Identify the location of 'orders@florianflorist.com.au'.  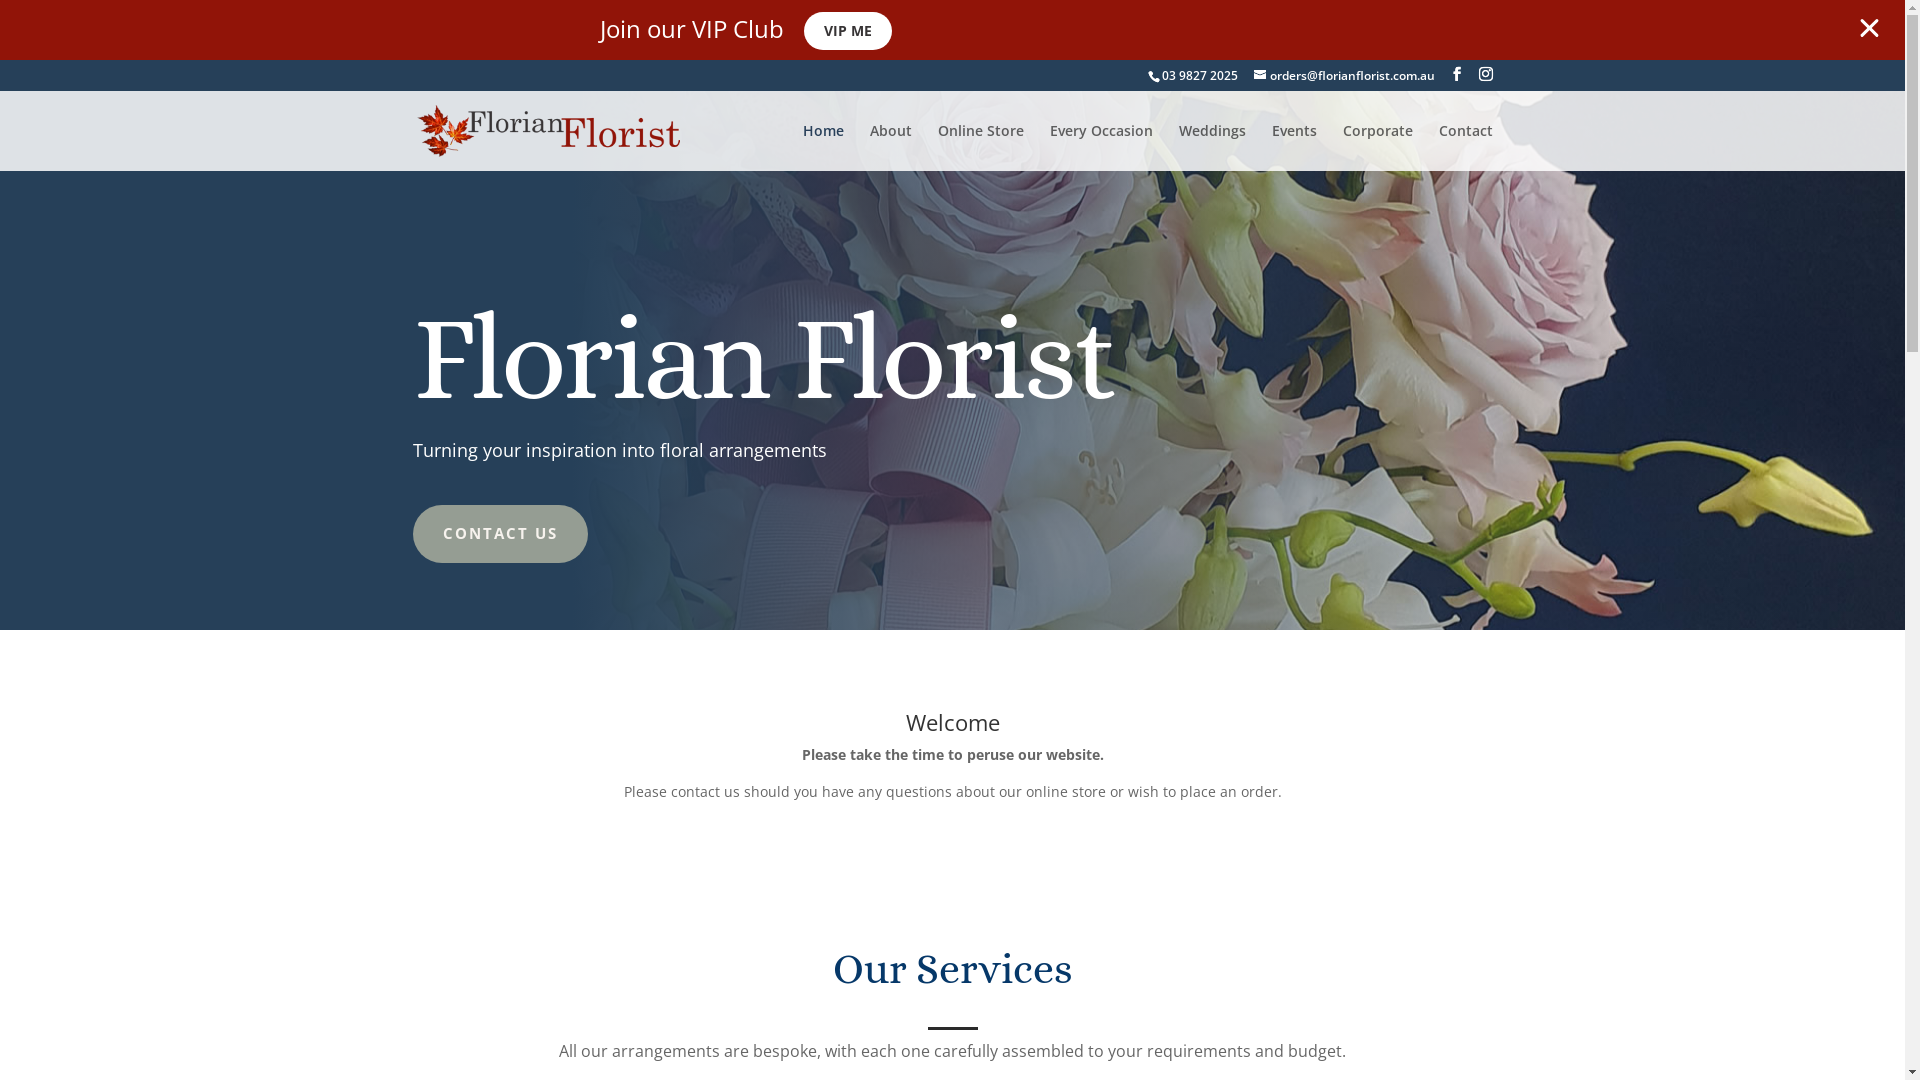
(1344, 74).